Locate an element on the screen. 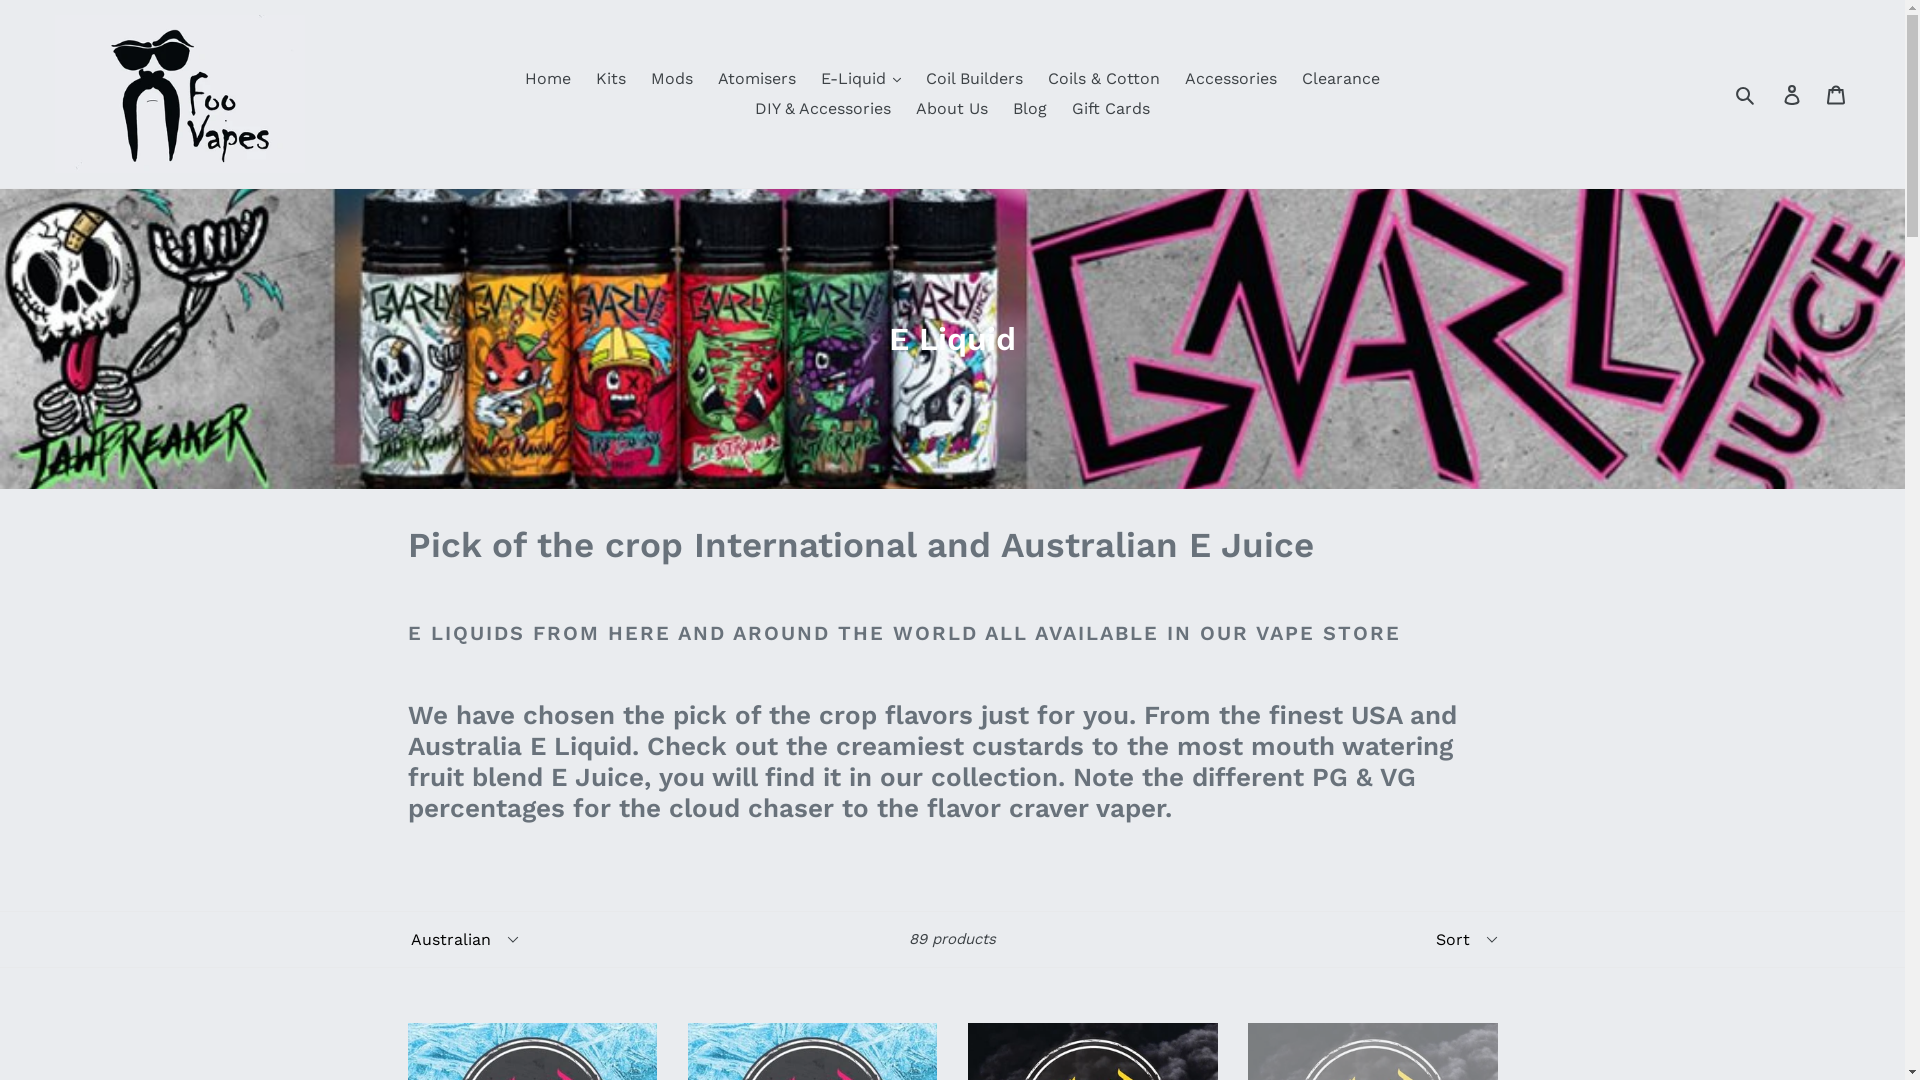  'Coil Builders' is located at coordinates (974, 77).